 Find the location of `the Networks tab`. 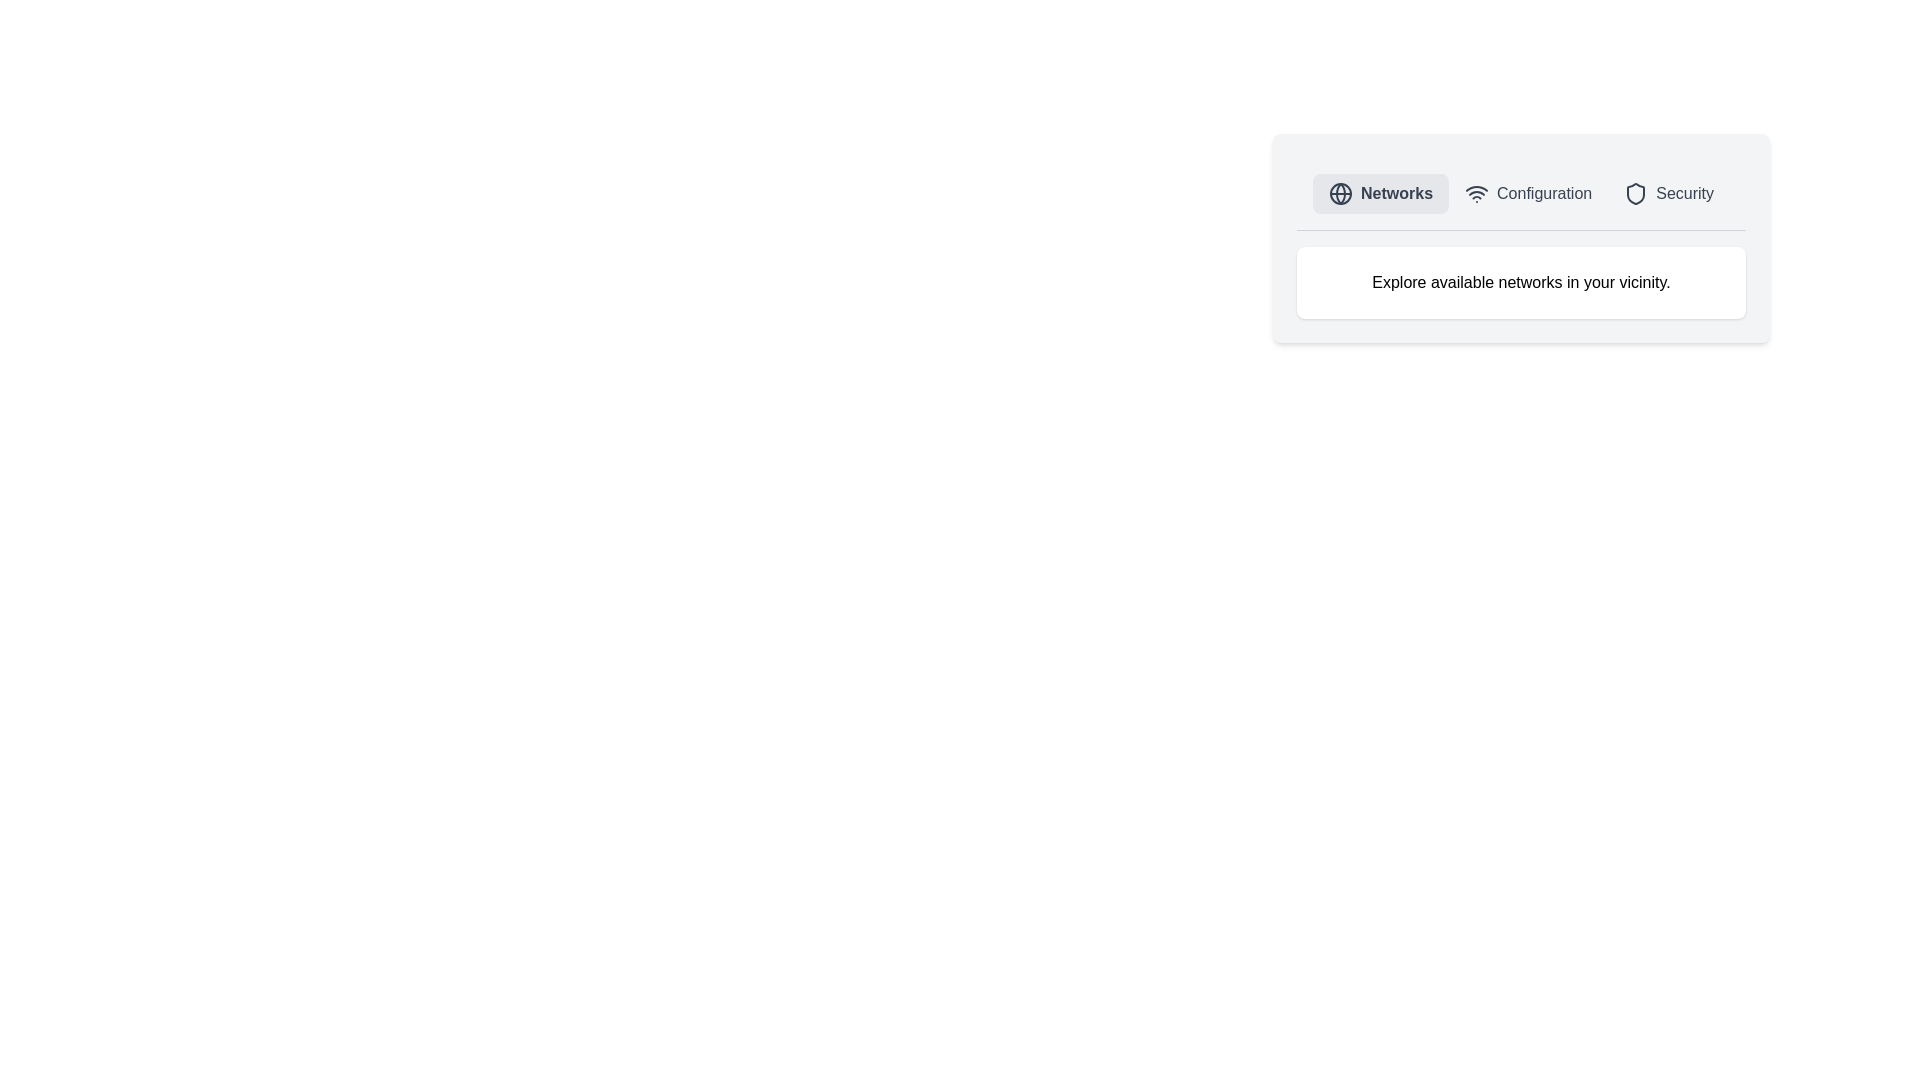

the Networks tab is located at coordinates (1380, 193).